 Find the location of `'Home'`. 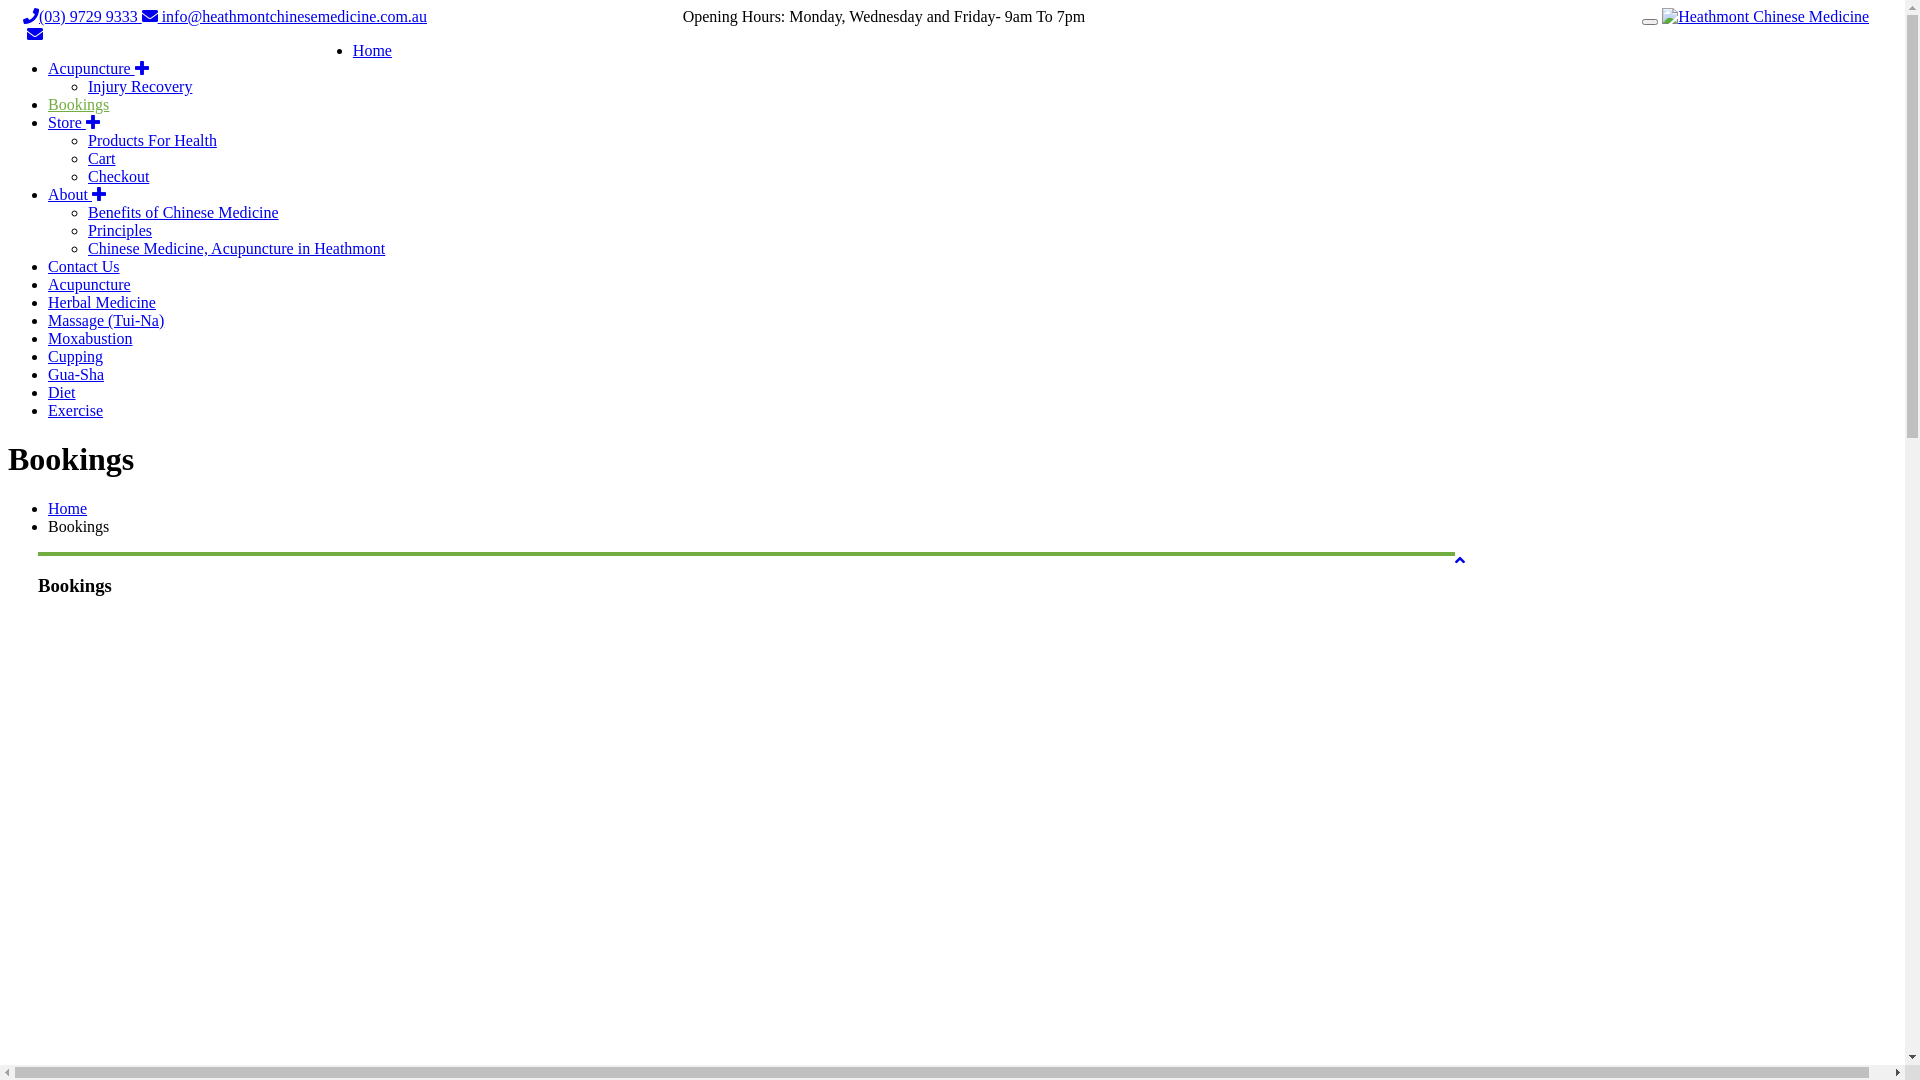

'Home' is located at coordinates (48, 507).